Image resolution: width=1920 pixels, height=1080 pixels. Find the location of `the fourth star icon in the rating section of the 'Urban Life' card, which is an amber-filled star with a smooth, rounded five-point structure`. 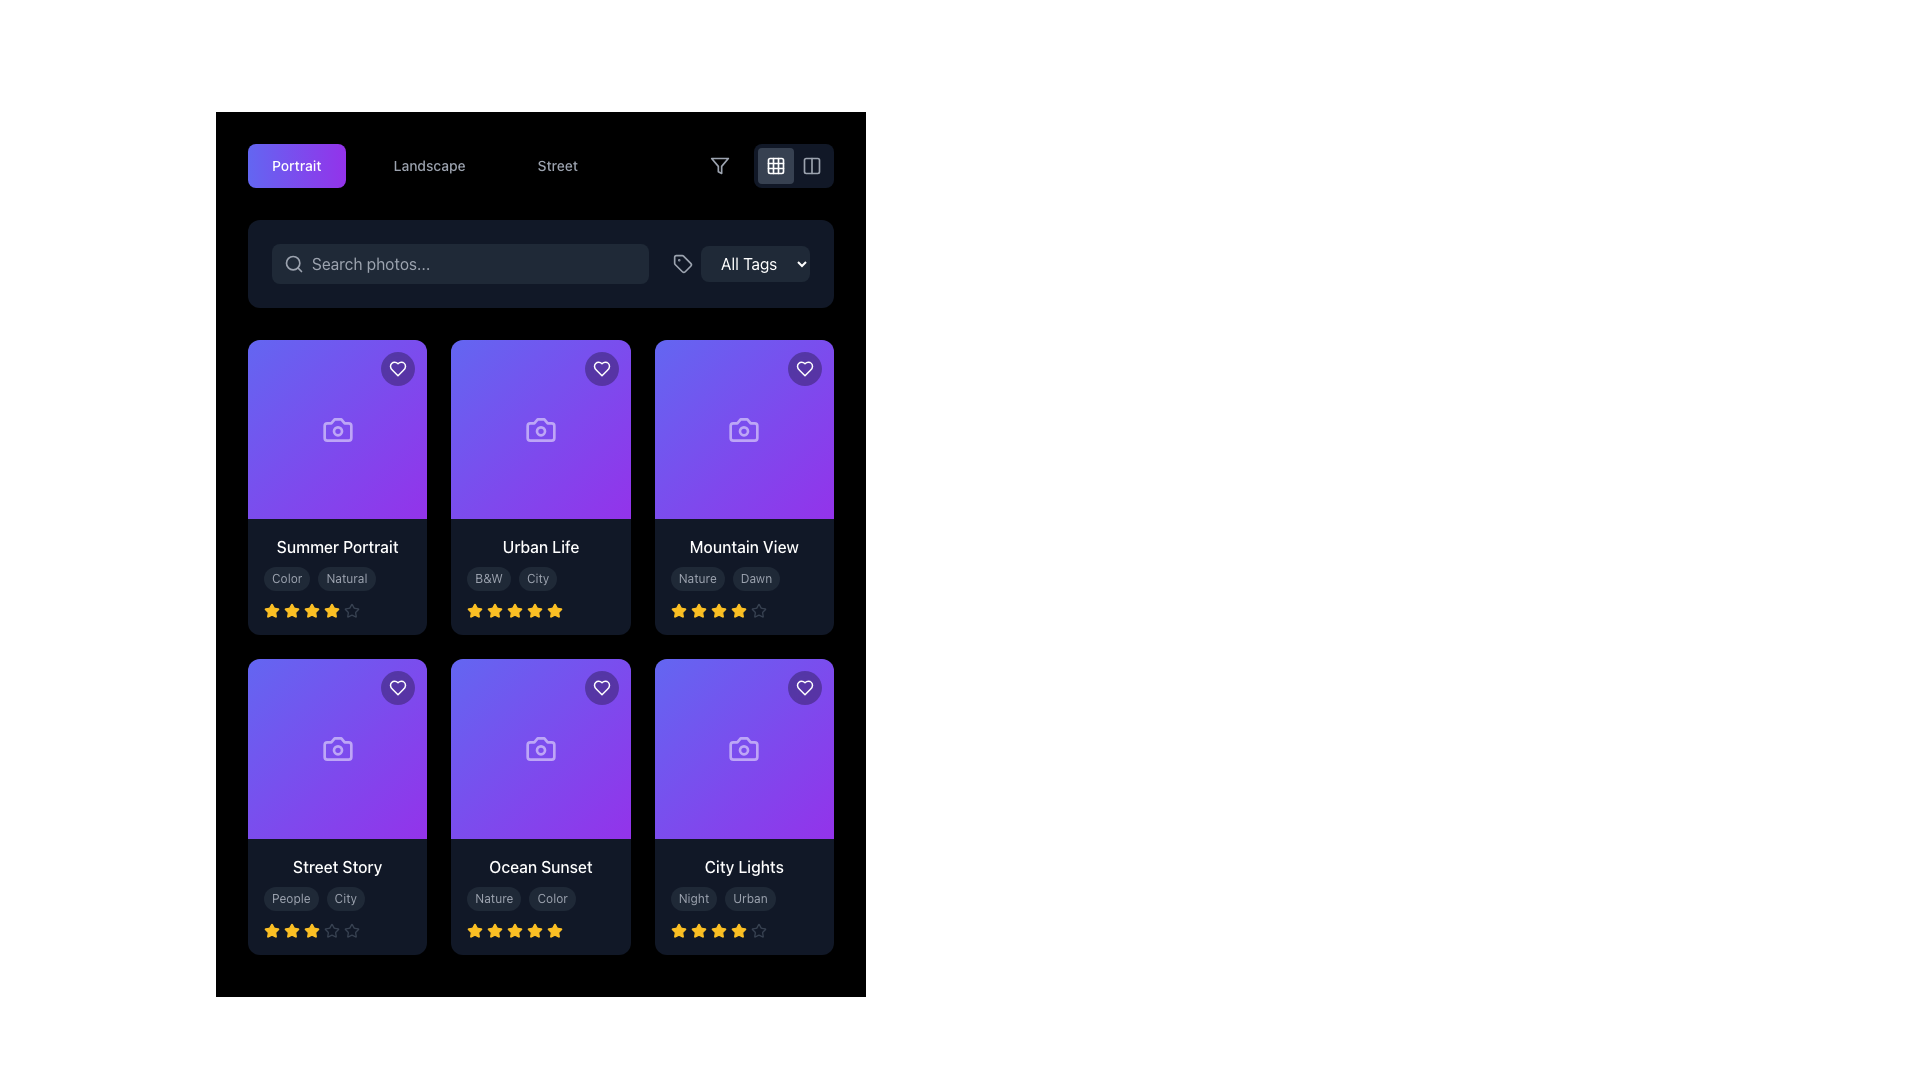

the fourth star icon in the rating section of the 'Urban Life' card, which is an amber-filled star with a smooth, rounded five-point structure is located at coordinates (555, 610).